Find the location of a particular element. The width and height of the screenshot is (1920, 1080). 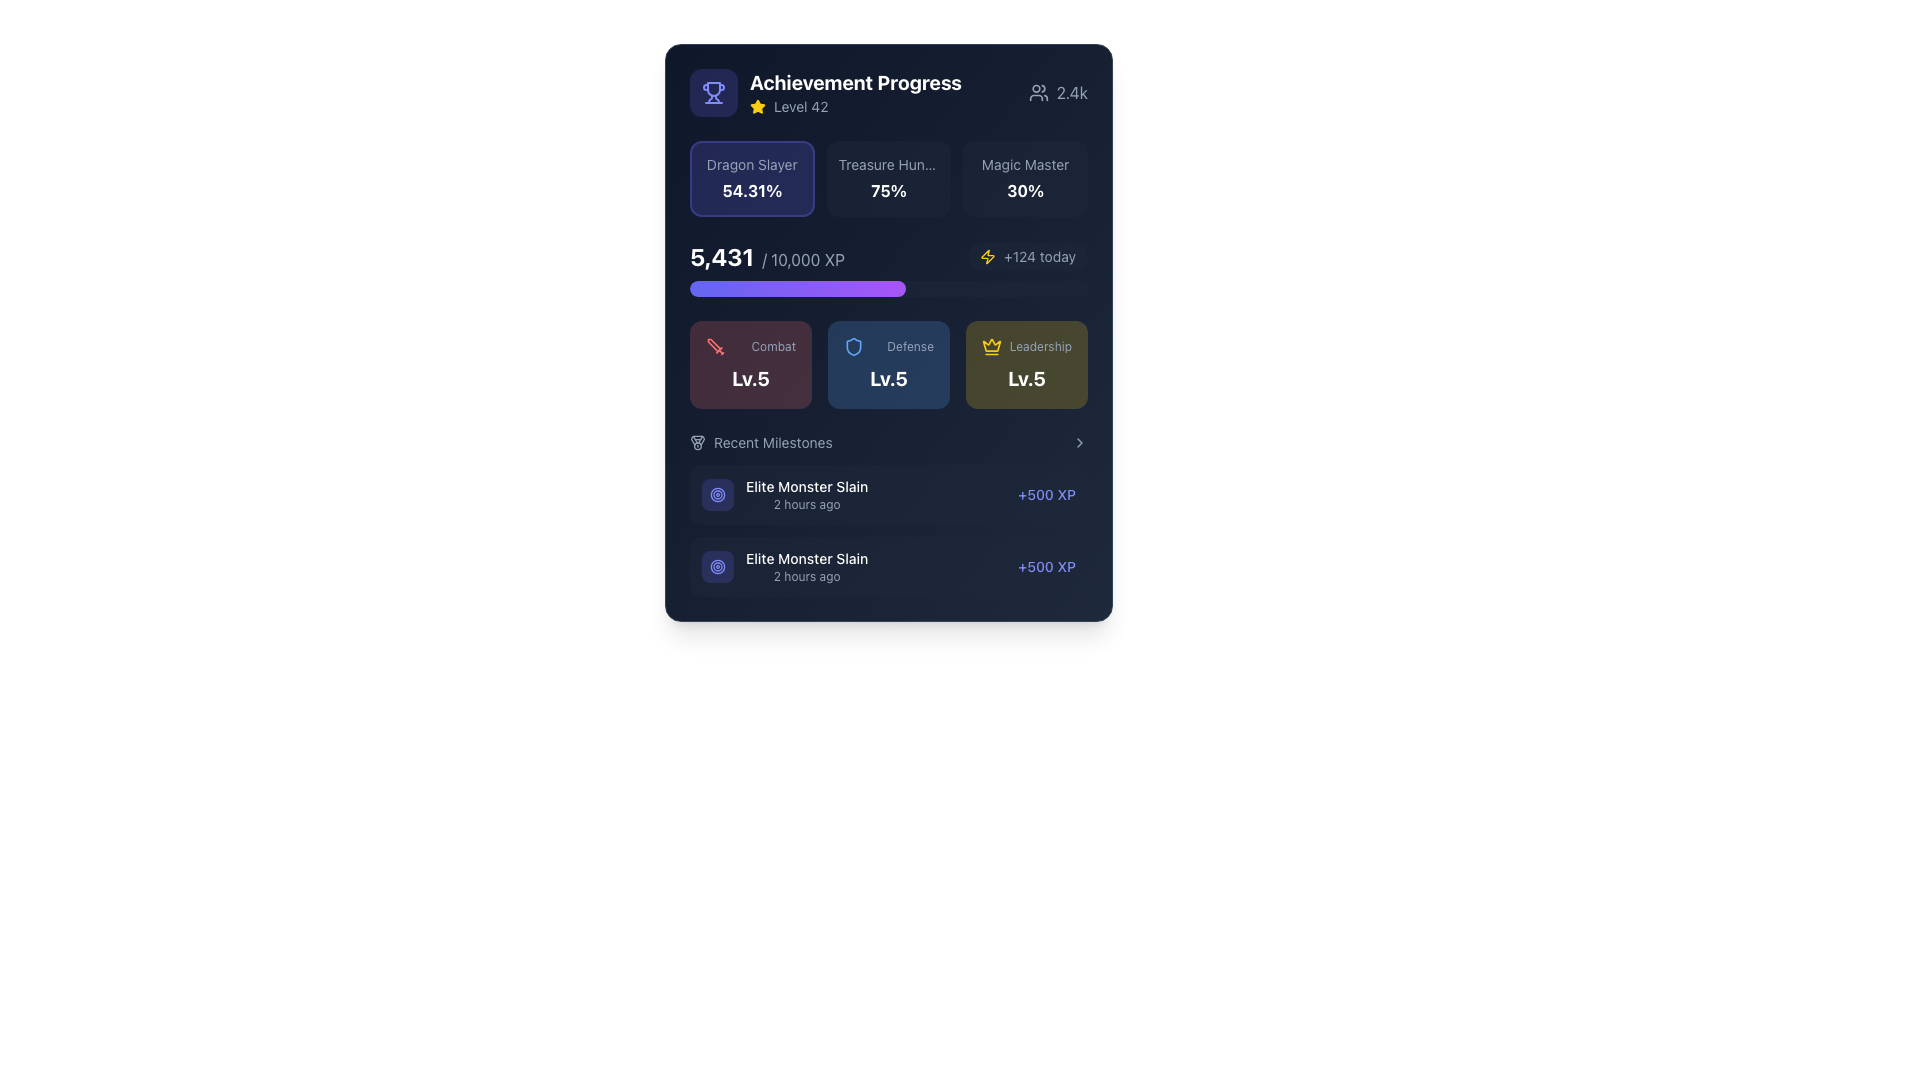

the 'Elite Monster Slain' text label in the 'Recent Milestones' section to use it as a reference is located at coordinates (807, 567).